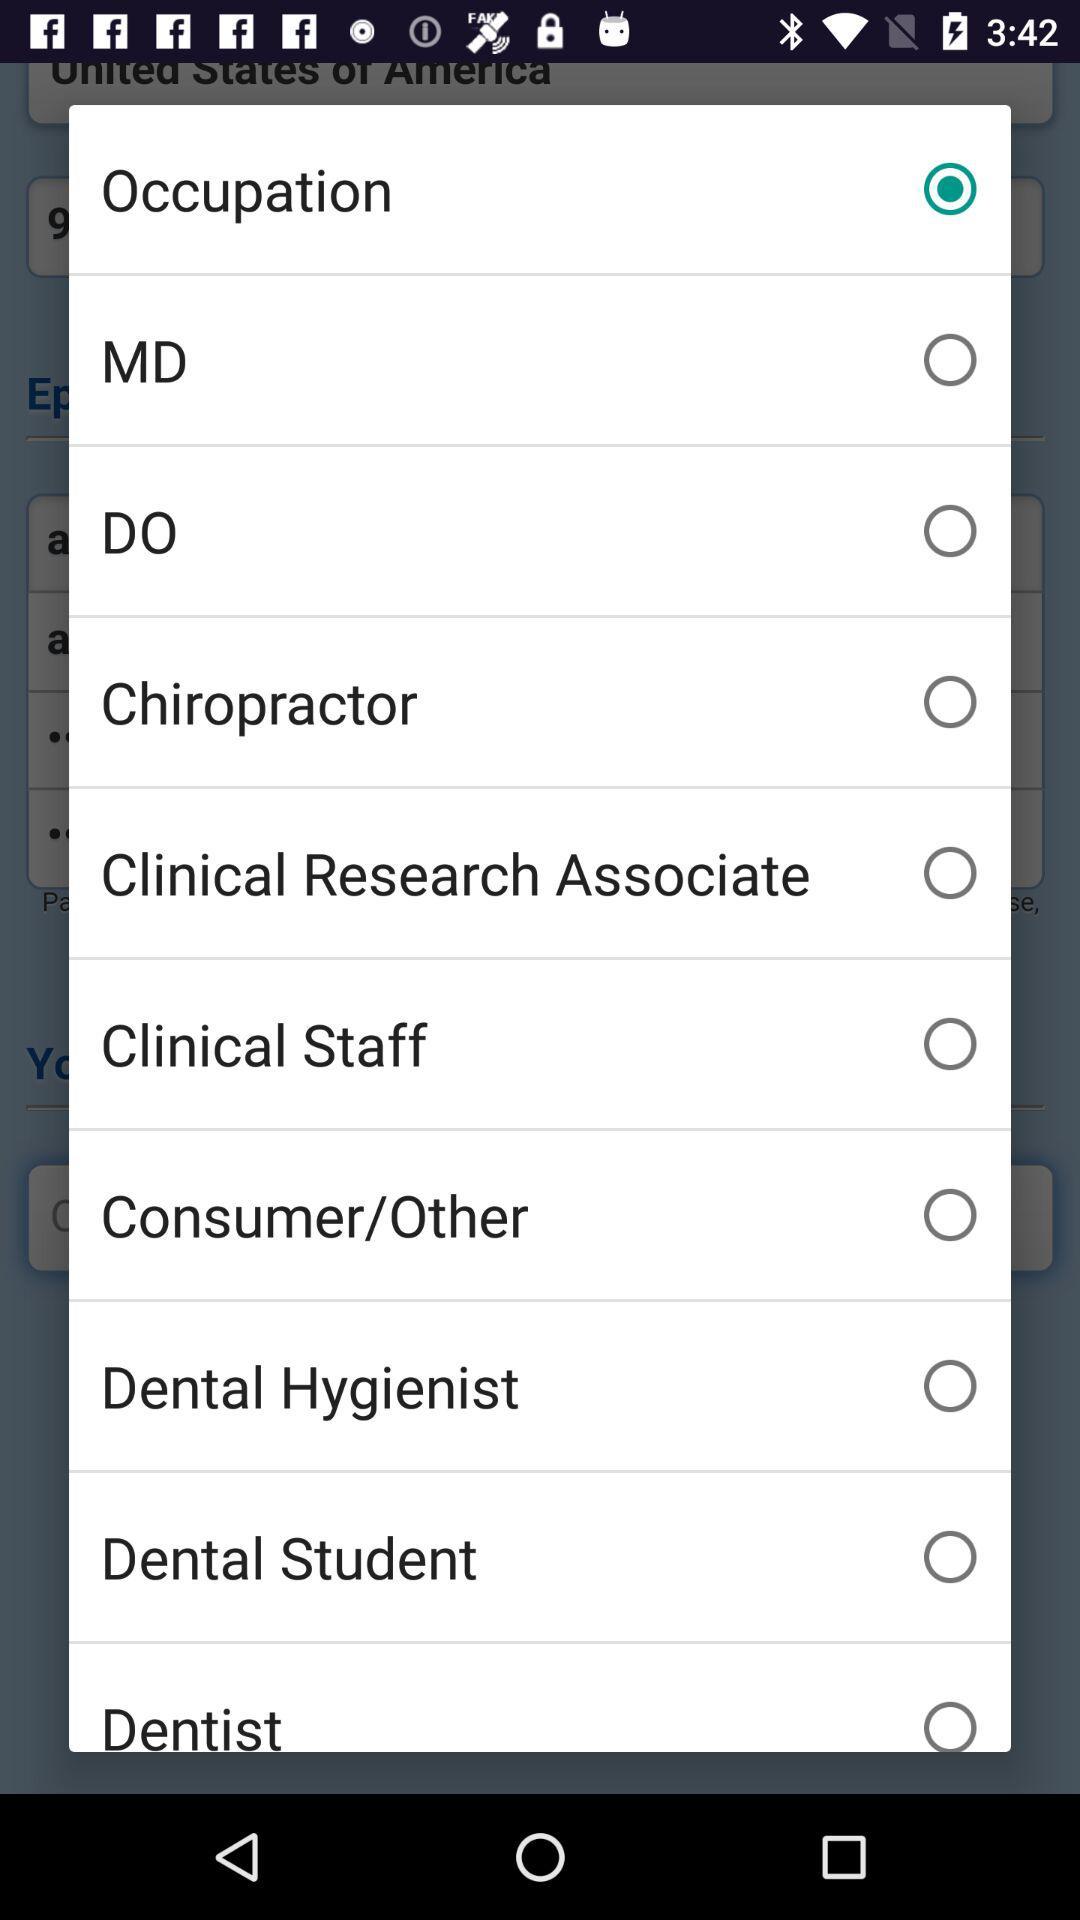 The width and height of the screenshot is (1080, 1920). Describe the element at coordinates (540, 360) in the screenshot. I see `item above the do item` at that location.